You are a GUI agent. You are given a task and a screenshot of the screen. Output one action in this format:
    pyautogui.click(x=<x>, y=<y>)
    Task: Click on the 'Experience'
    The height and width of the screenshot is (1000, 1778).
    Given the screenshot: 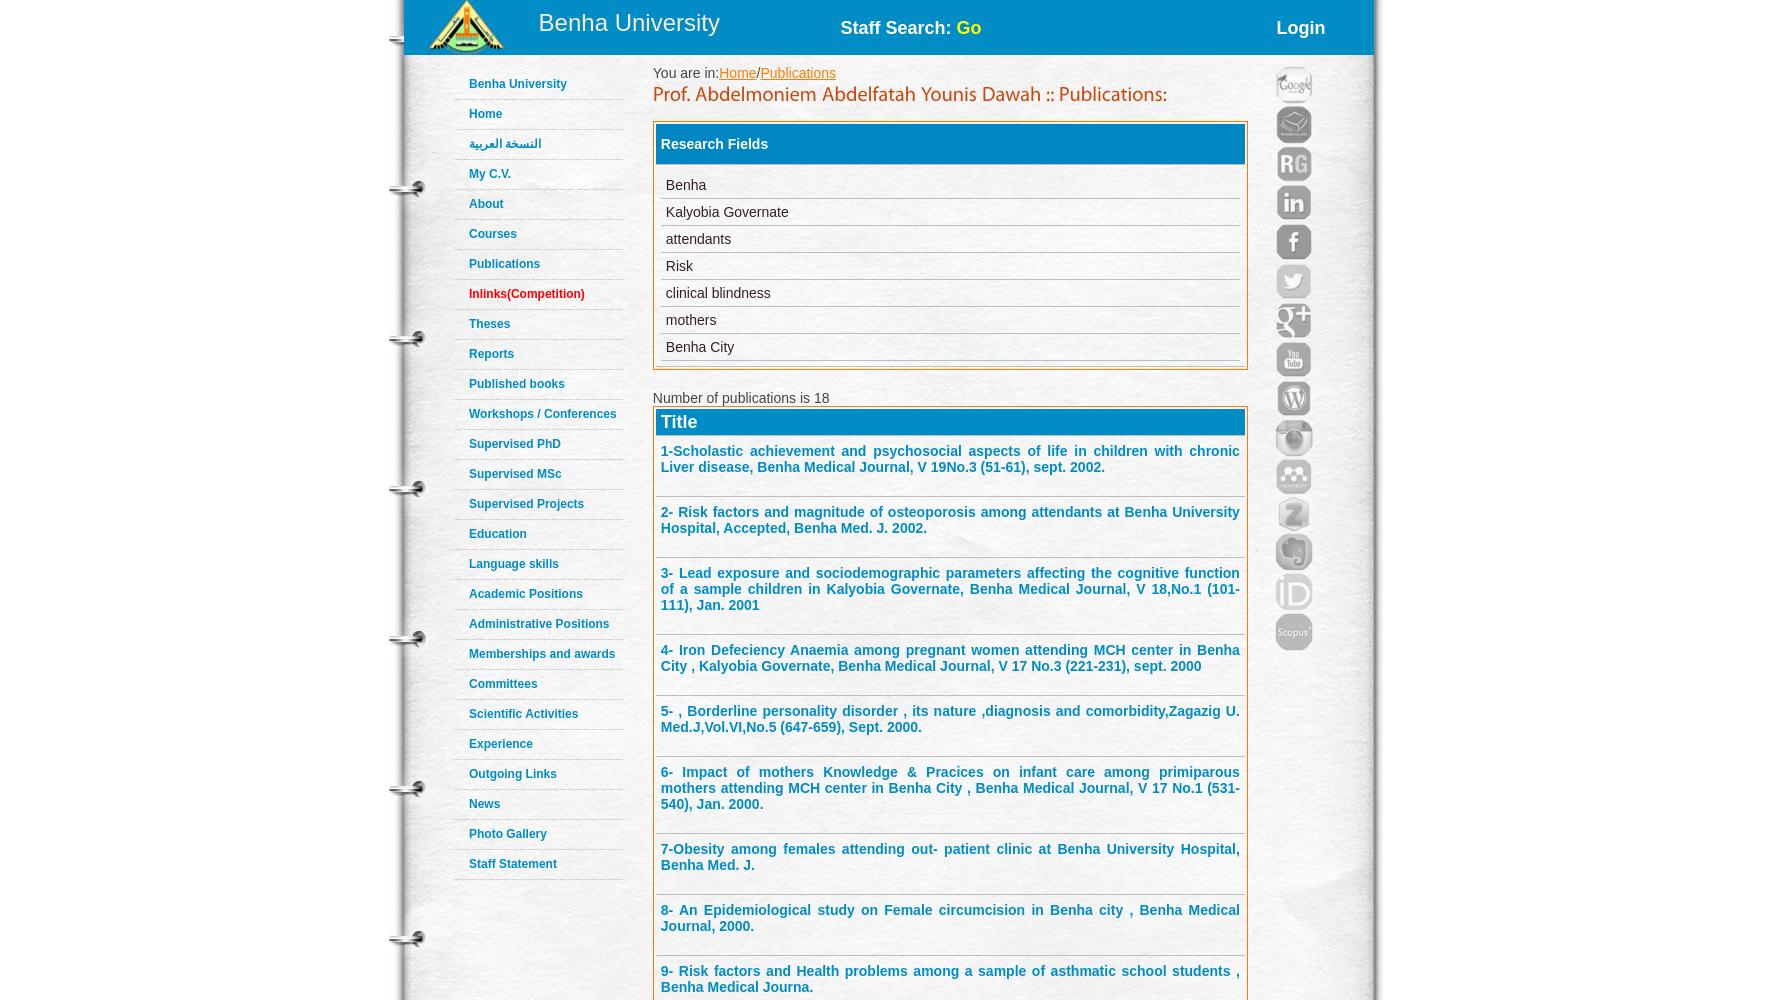 What is the action you would take?
    pyautogui.click(x=468, y=743)
    